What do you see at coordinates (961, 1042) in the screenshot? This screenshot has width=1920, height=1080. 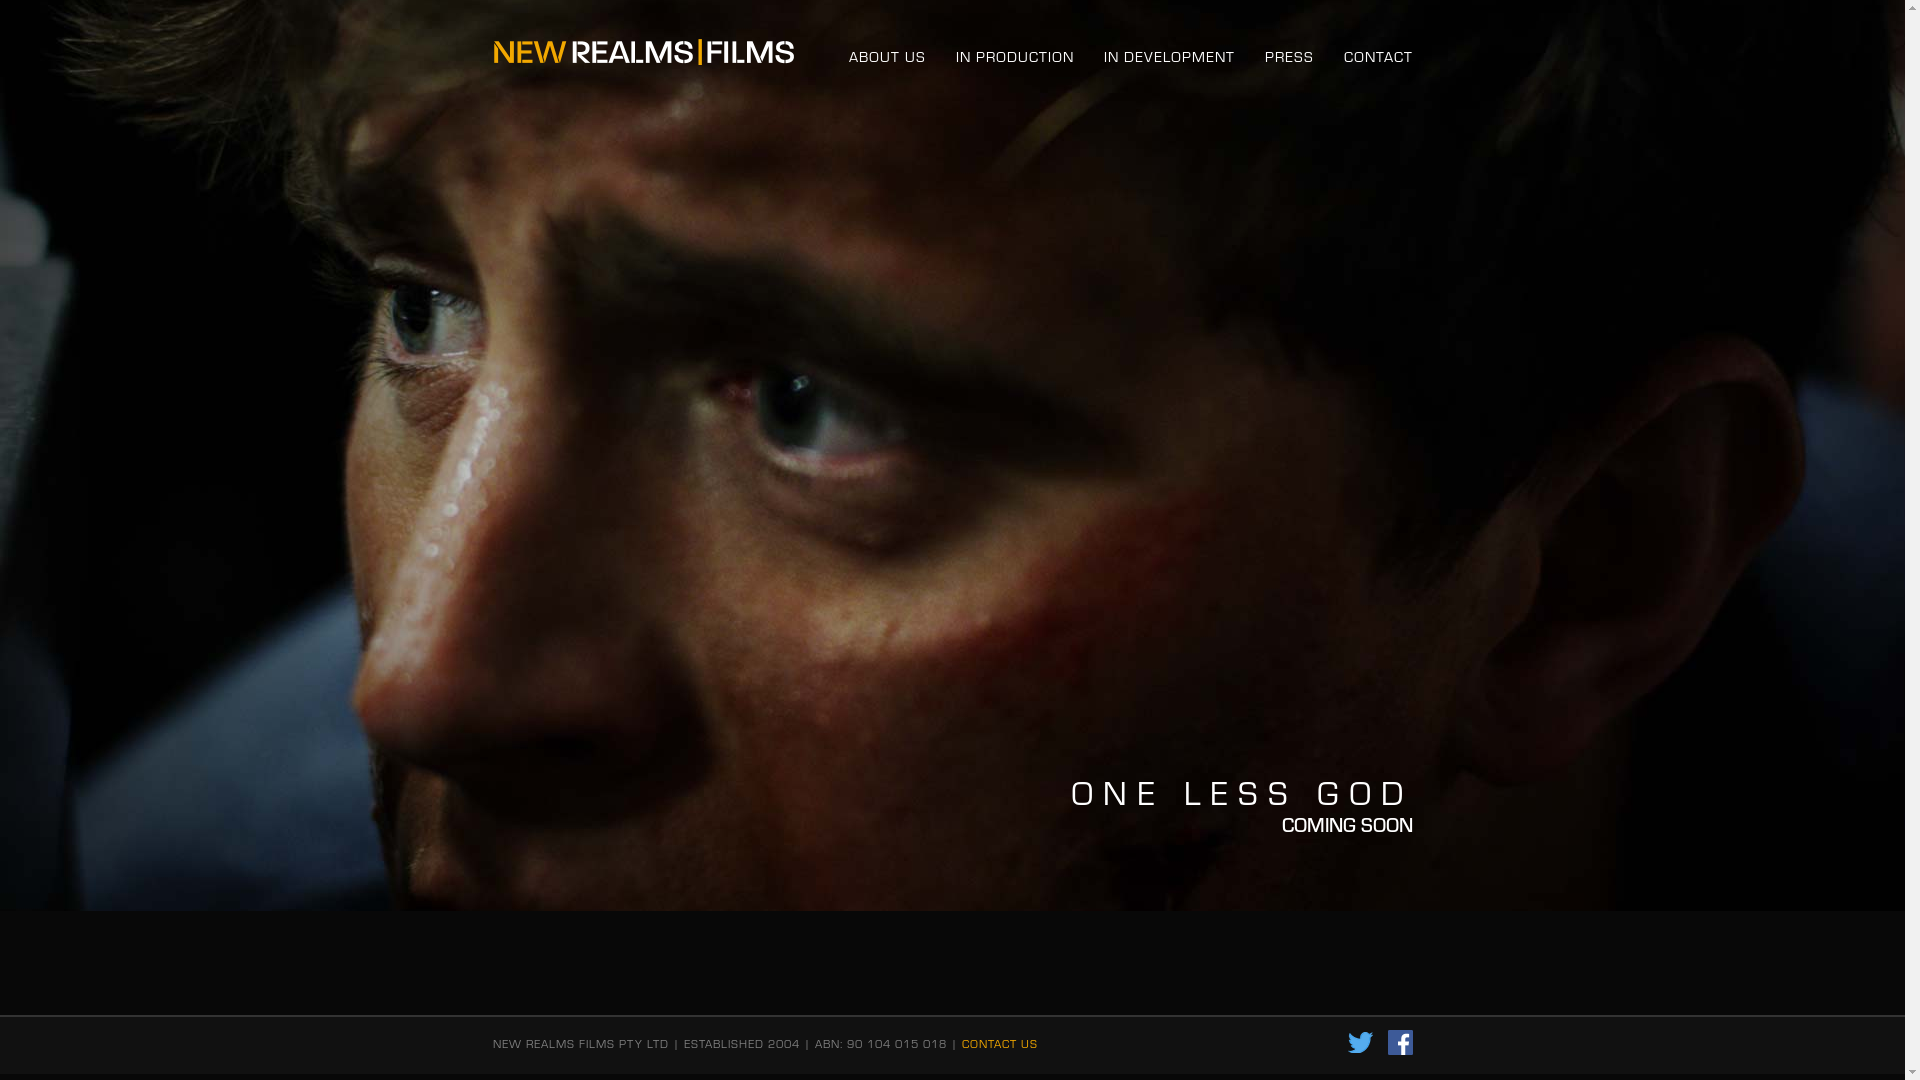 I see `'CONTACT US'` at bounding box center [961, 1042].